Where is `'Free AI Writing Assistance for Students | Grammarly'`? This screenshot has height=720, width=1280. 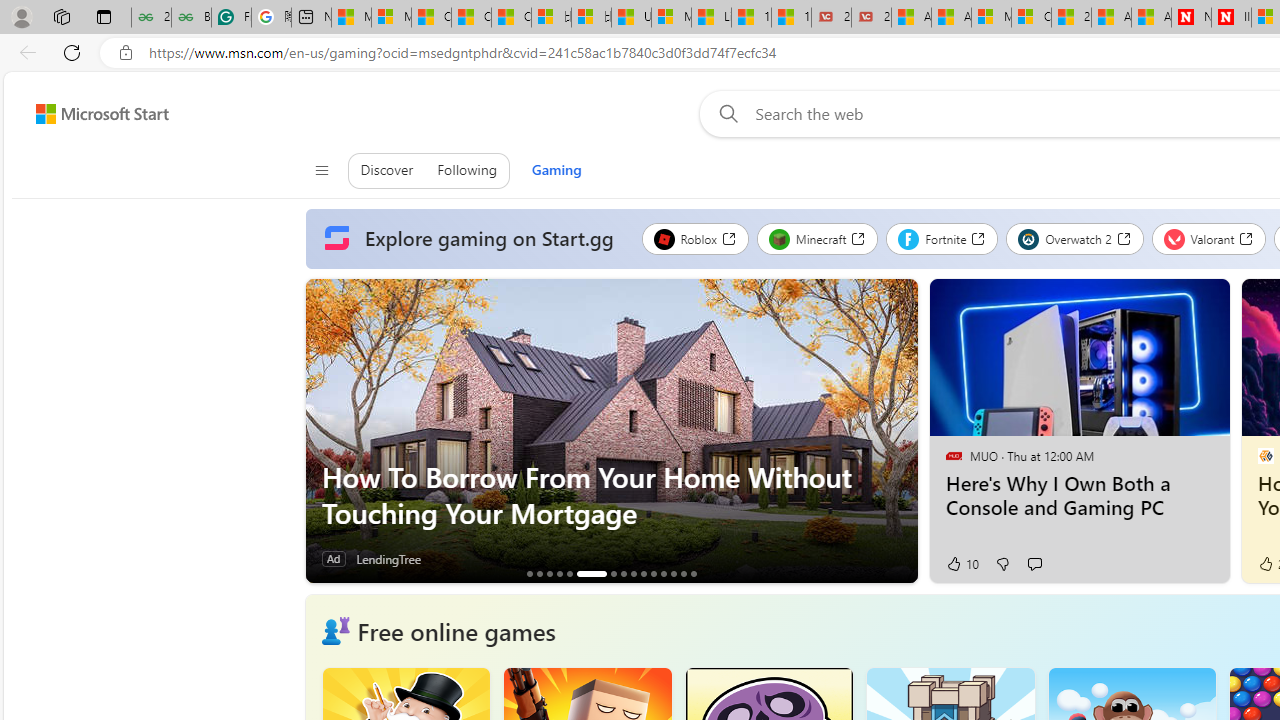 'Free AI Writing Assistance for Students | Grammarly' is located at coordinates (231, 17).